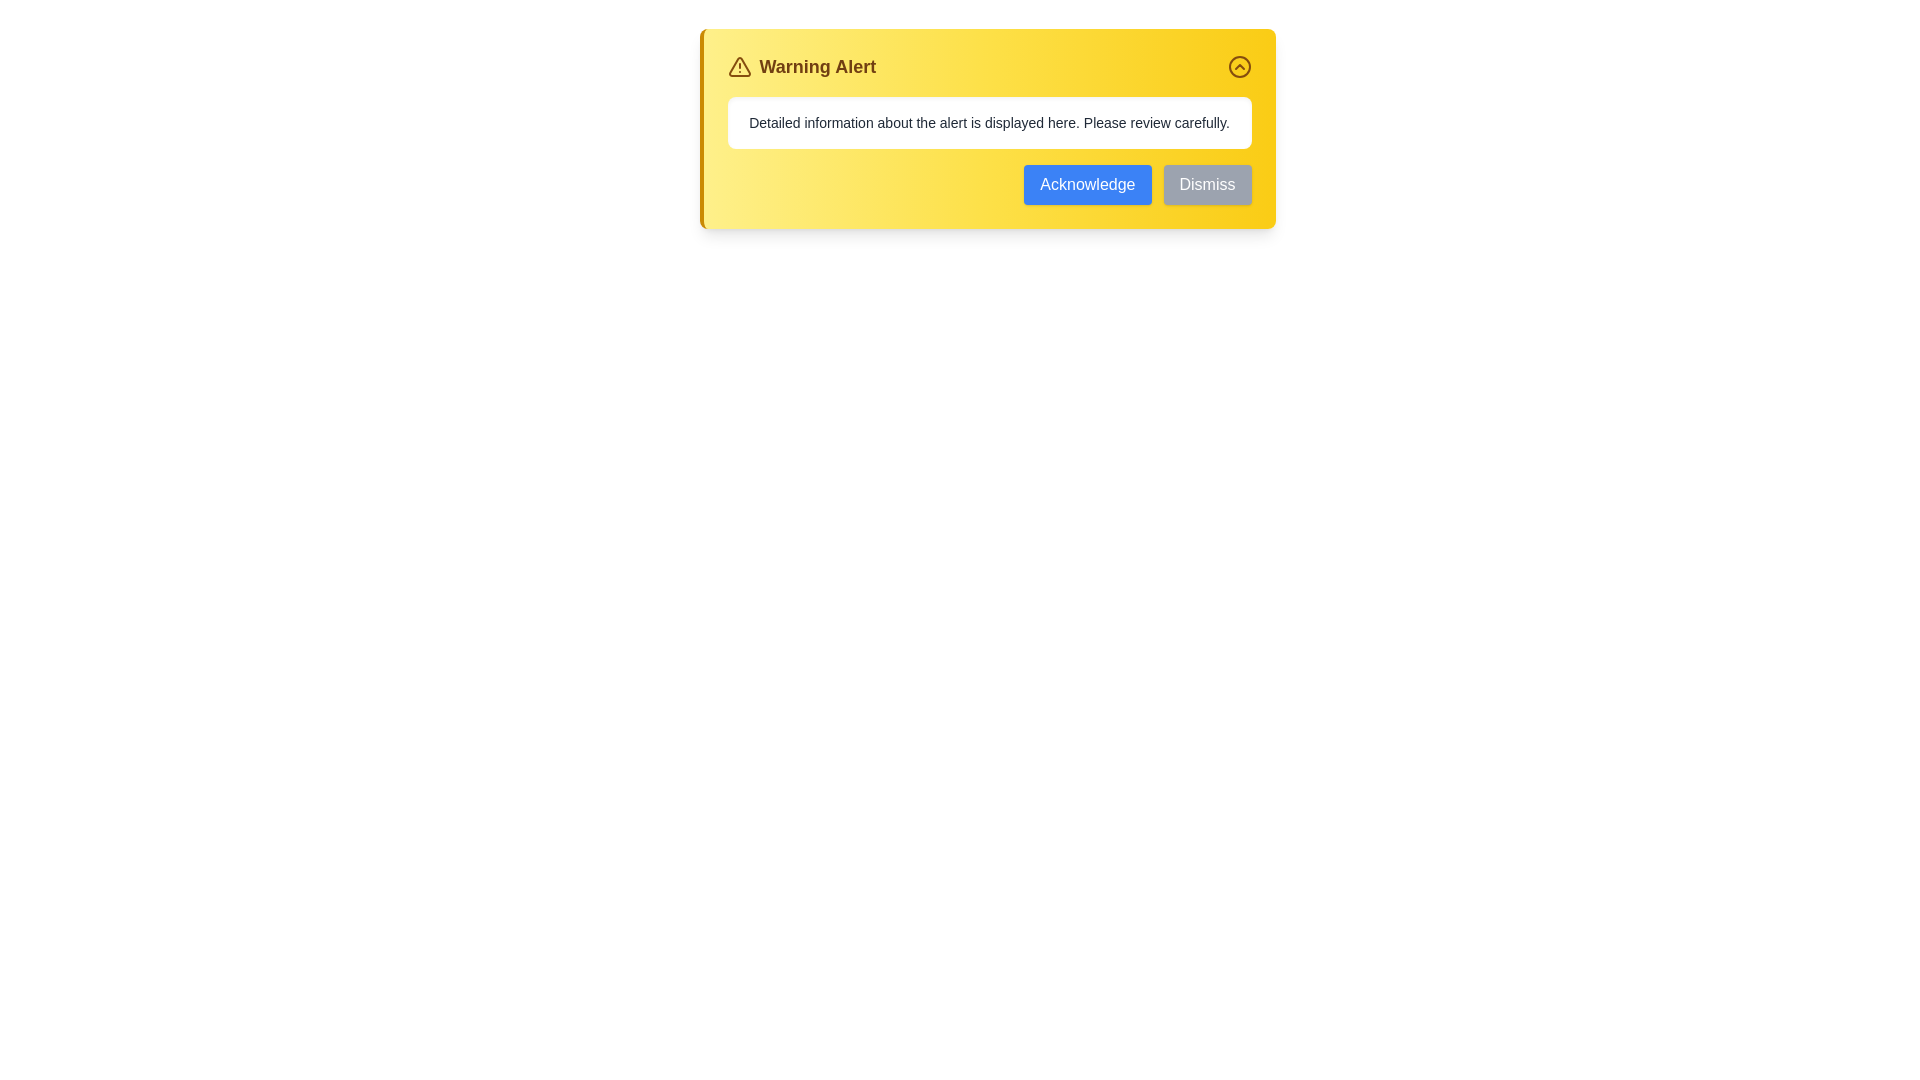 The width and height of the screenshot is (1920, 1080). I want to click on the alert icon to interact with it, so click(738, 65).